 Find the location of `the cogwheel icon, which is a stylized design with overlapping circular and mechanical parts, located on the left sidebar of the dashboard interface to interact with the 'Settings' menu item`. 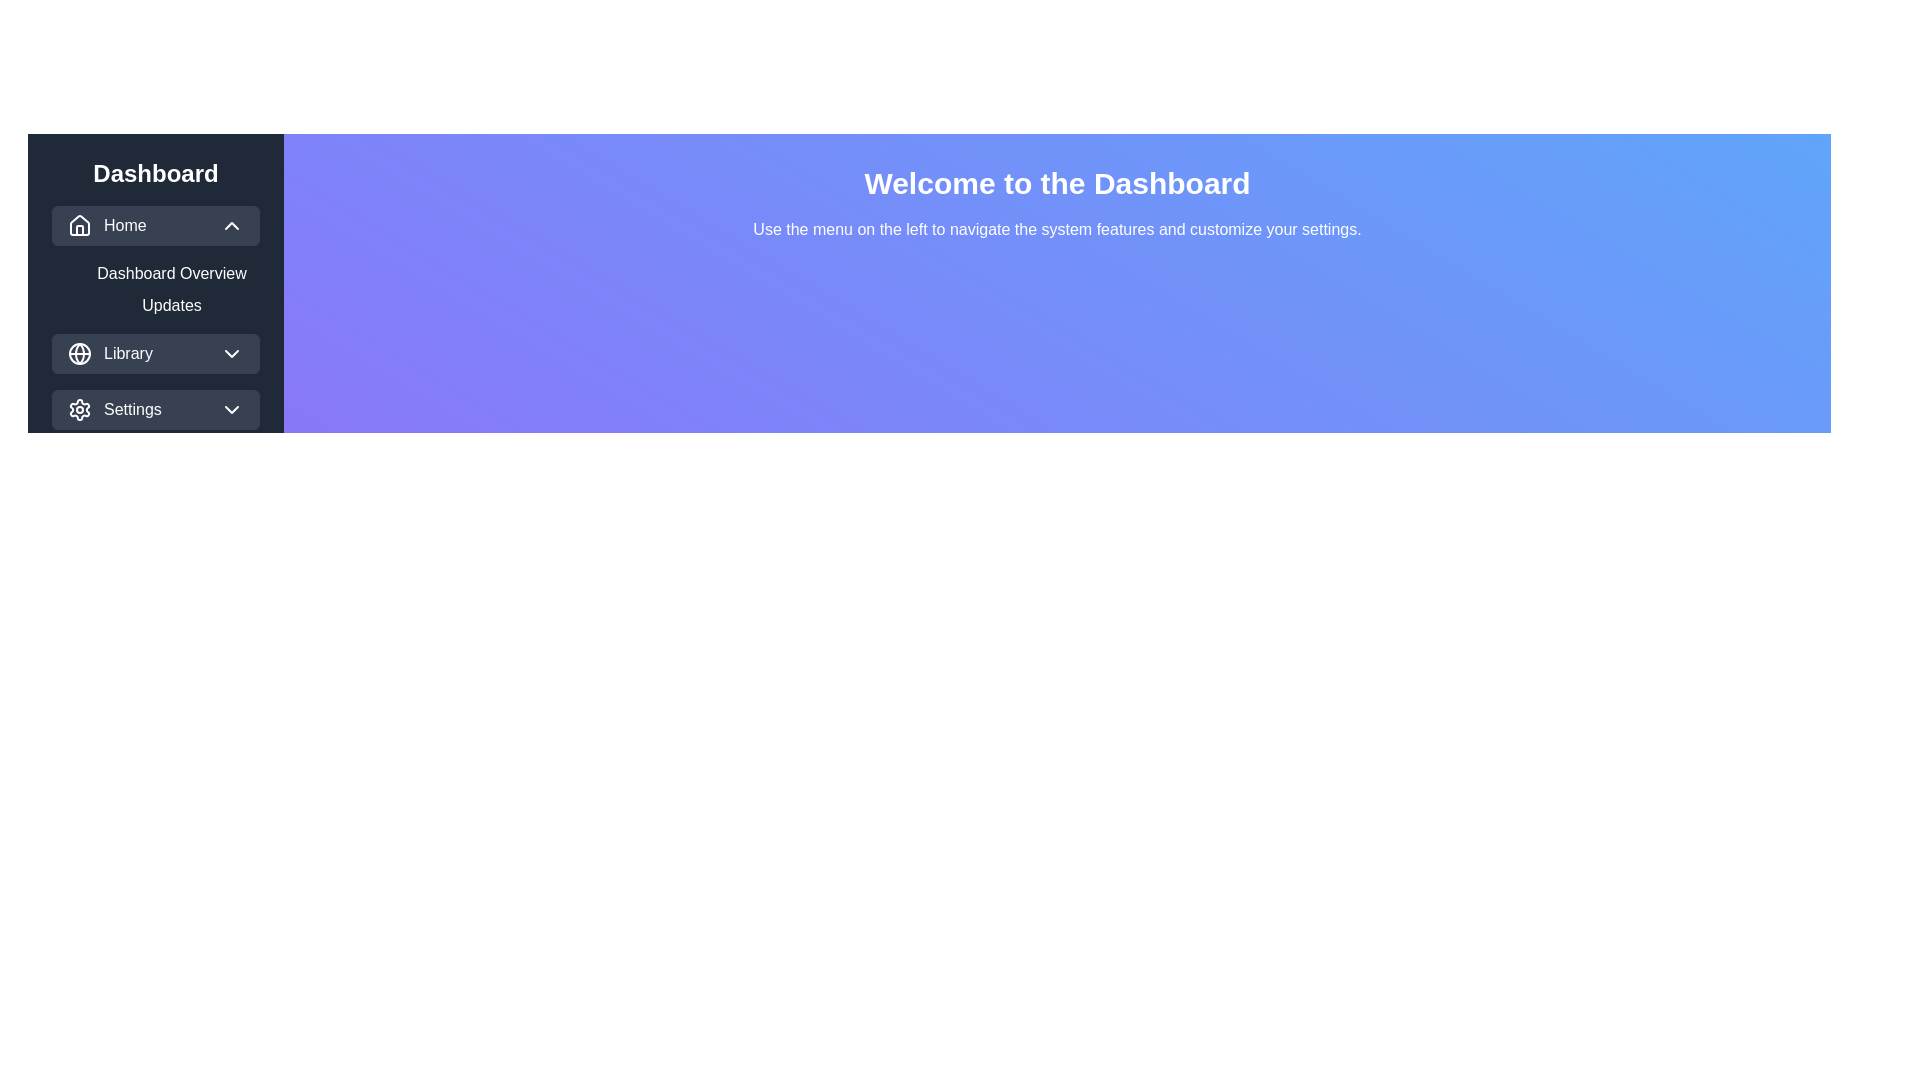

the cogwheel icon, which is a stylized design with overlapping circular and mechanical parts, located on the left sidebar of the dashboard interface to interact with the 'Settings' menu item is located at coordinates (80, 408).